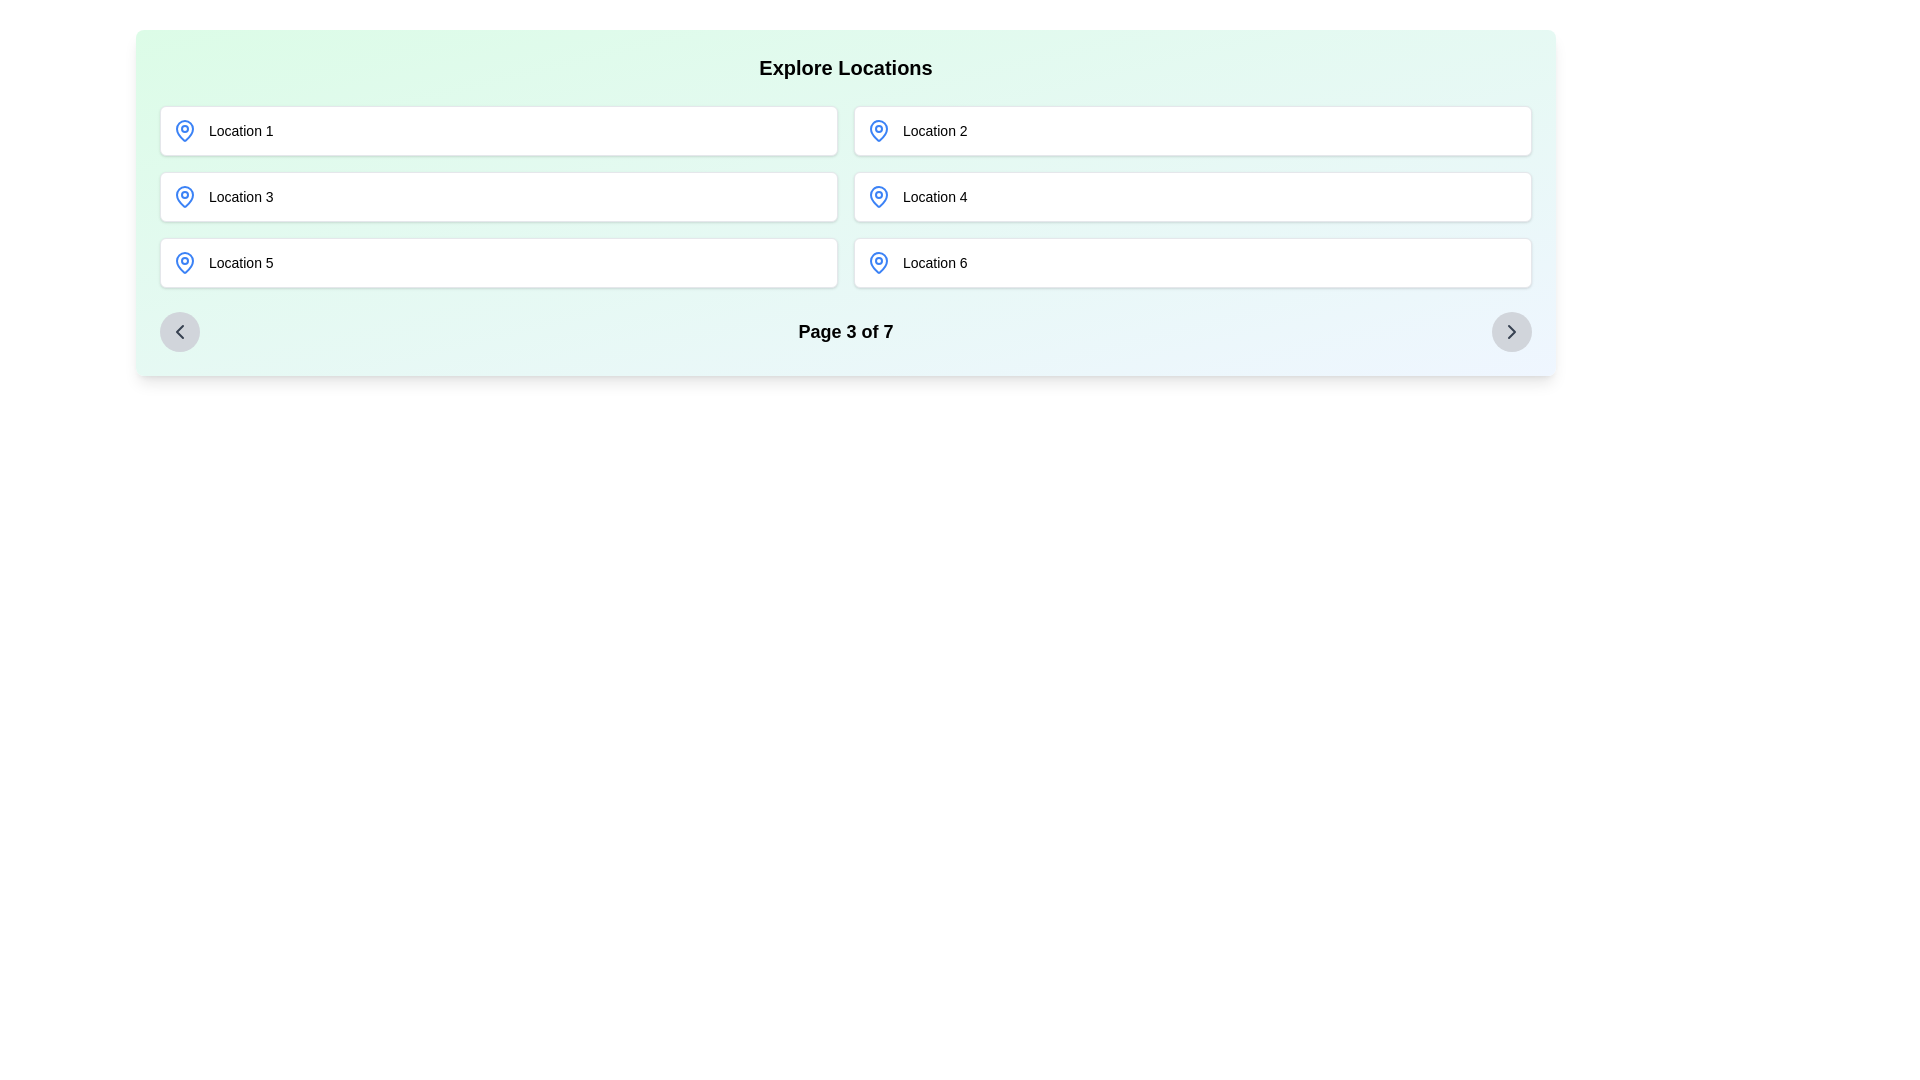 This screenshot has height=1080, width=1920. Describe the element at coordinates (180, 330) in the screenshot. I see `the chevron-left icon located near the bottom left of the interface` at that location.